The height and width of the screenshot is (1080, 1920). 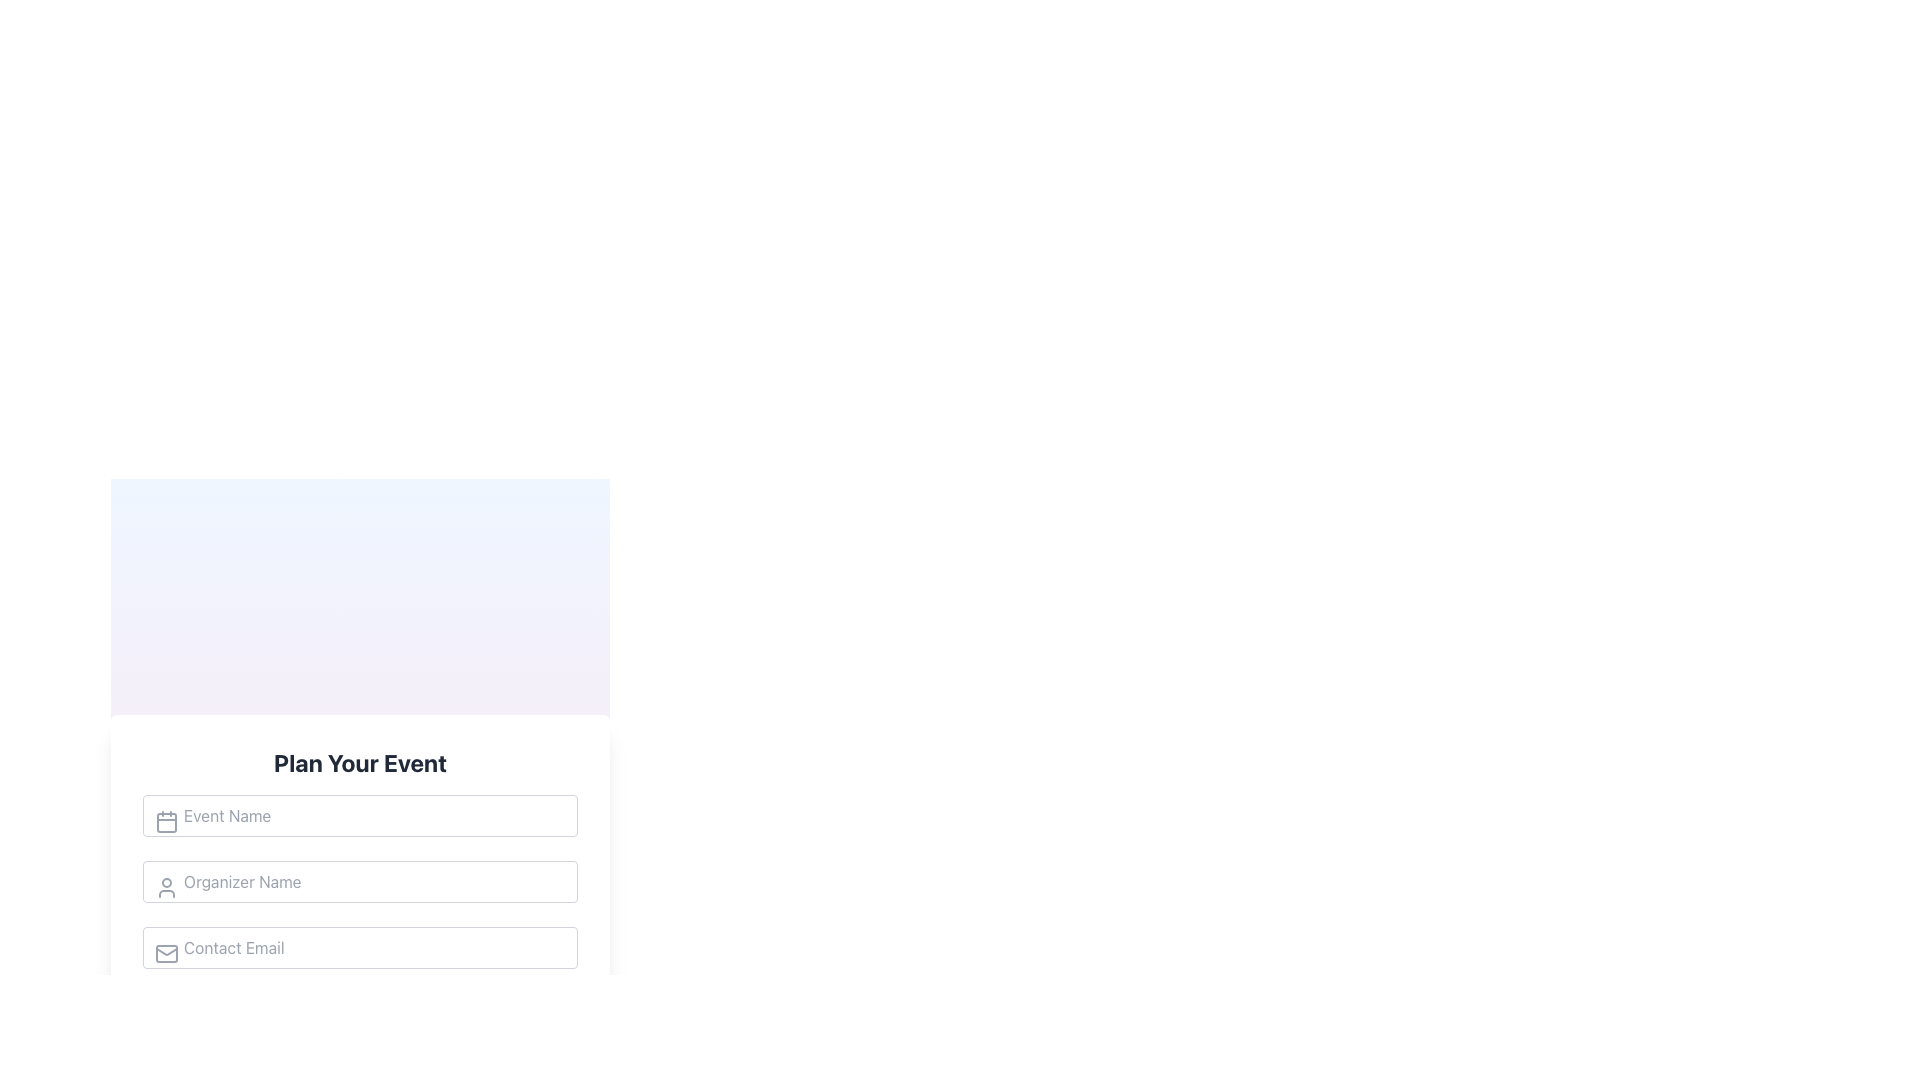 What do you see at coordinates (167, 952) in the screenshot?
I see `the decorative icon located at the left inside the 'Contact Email' input field to indicate its purpose for email entry` at bounding box center [167, 952].